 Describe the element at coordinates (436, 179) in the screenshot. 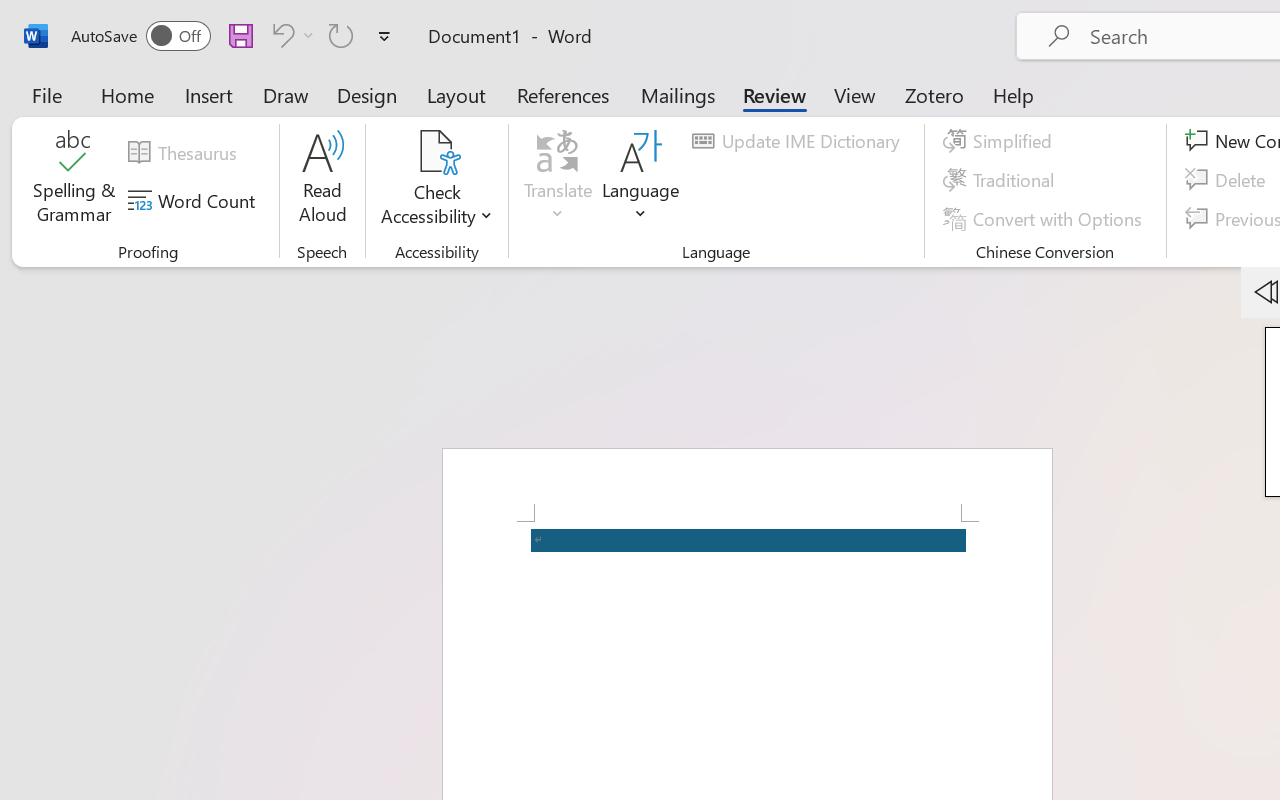

I see `'Check Accessibility'` at that location.